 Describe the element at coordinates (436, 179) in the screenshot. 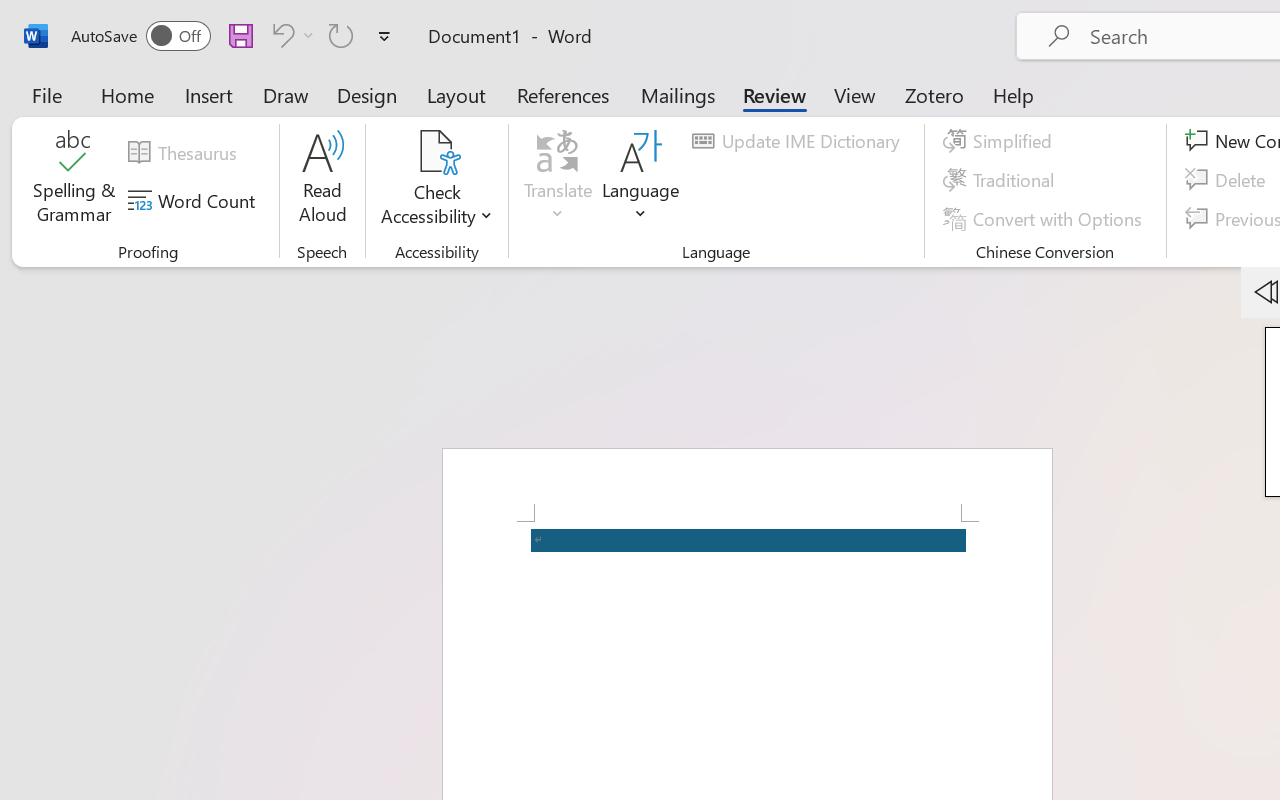

I see `'Check Accessibility'` at that location.